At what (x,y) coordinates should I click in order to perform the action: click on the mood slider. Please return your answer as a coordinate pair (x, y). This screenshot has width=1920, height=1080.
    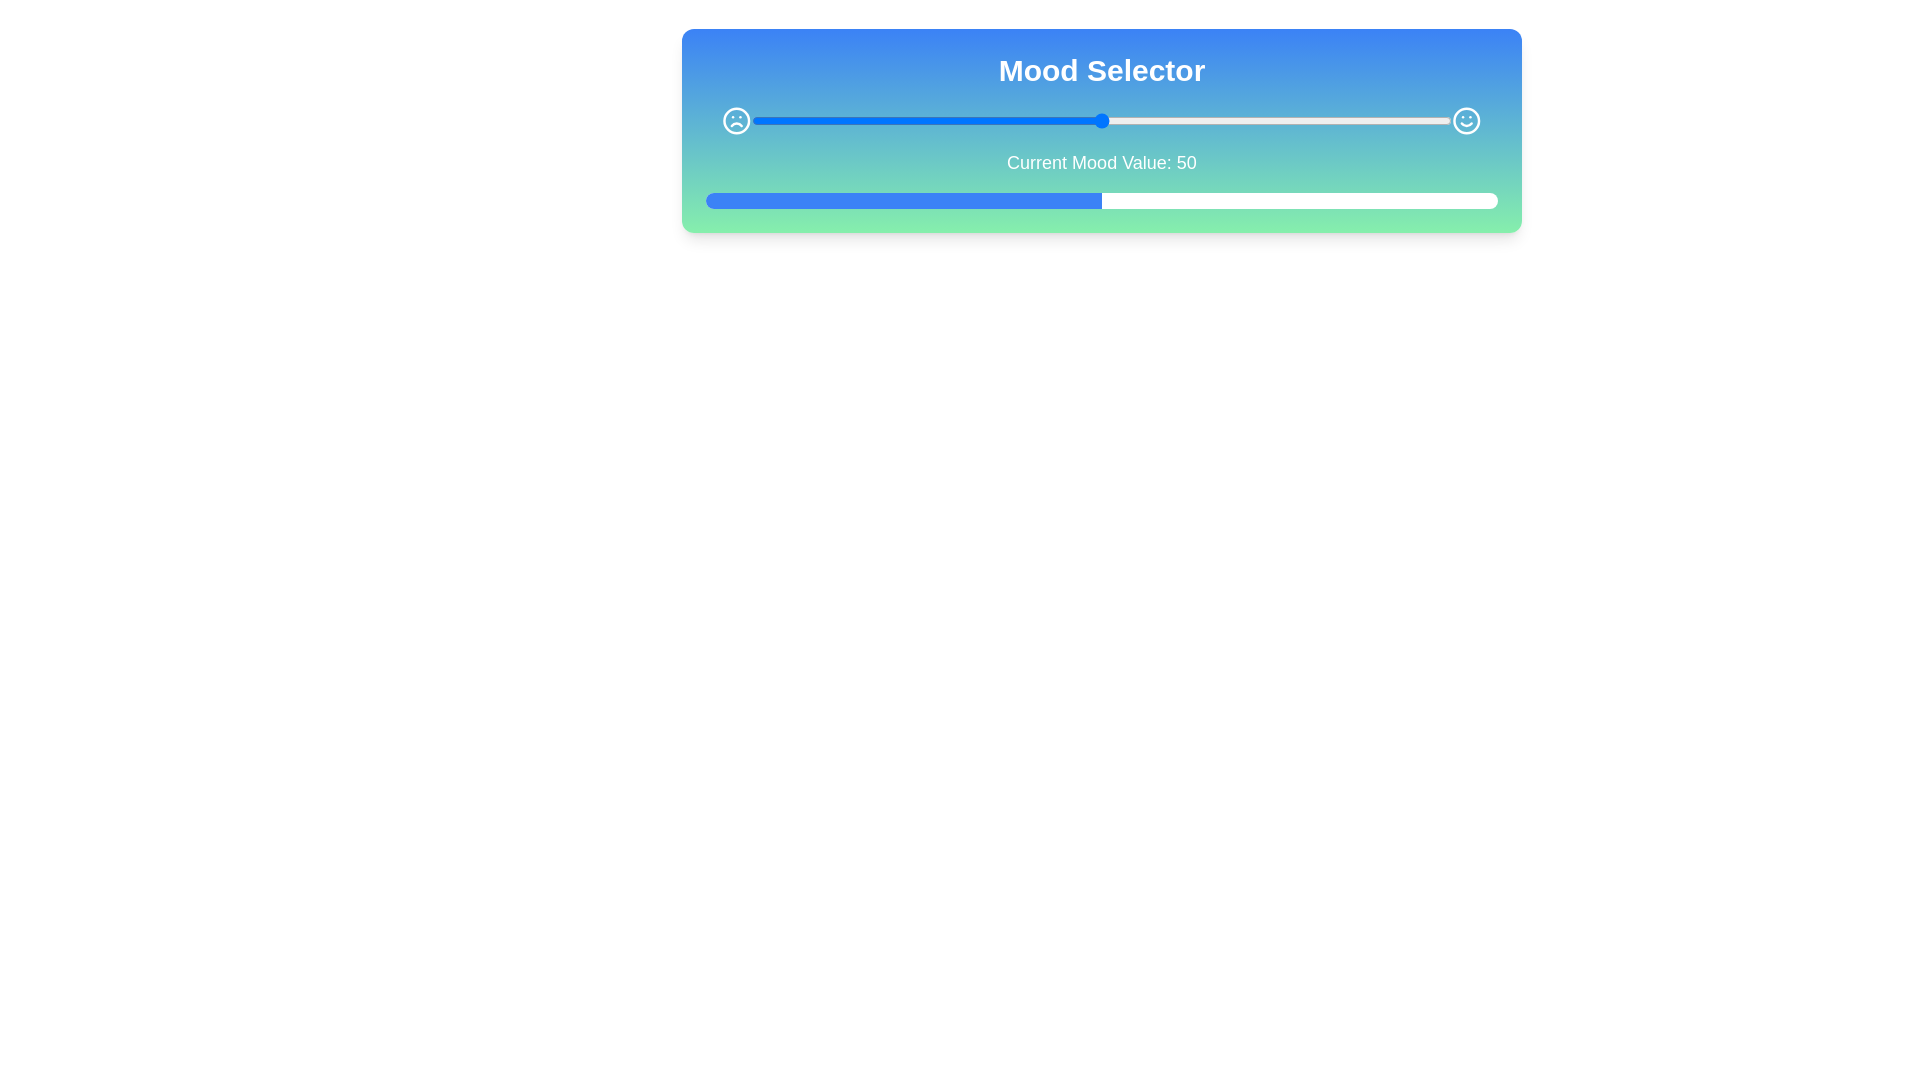
    Looking at the image, I should click on (1079, 120).